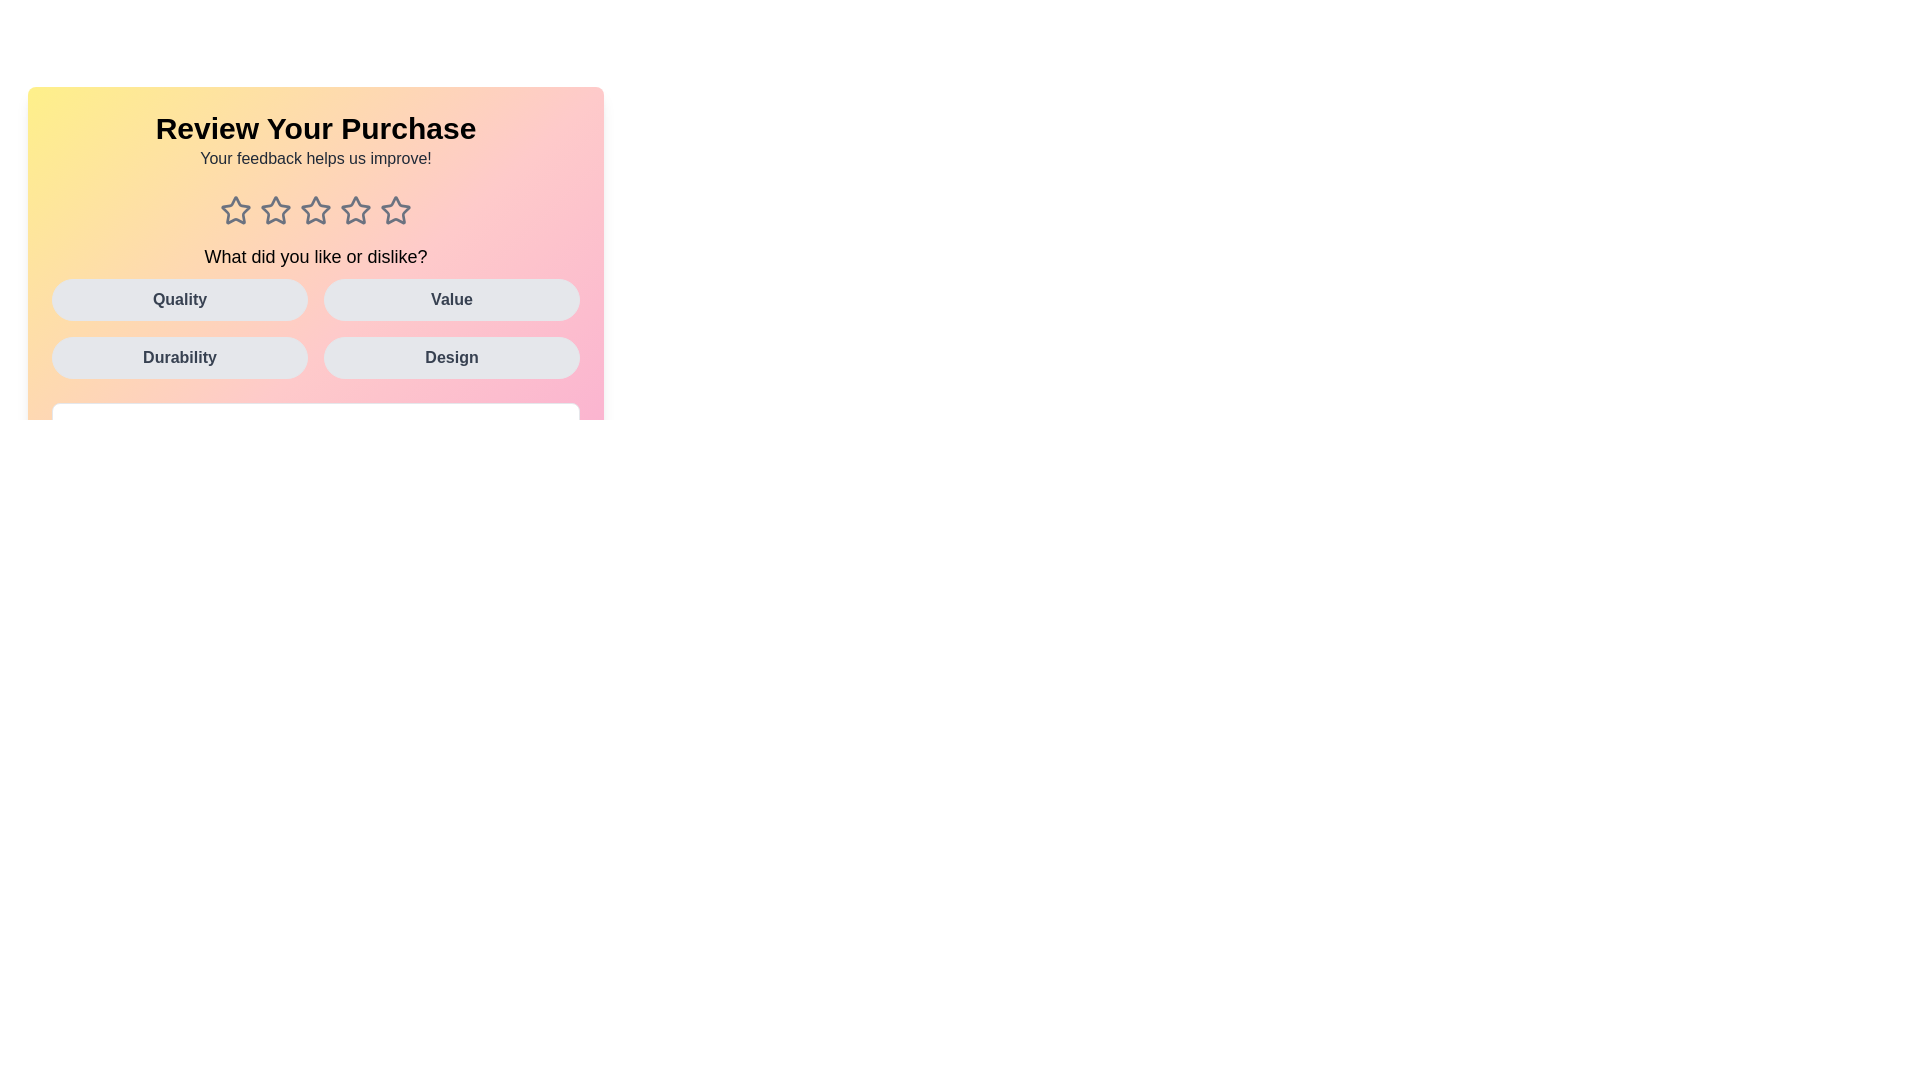 This screenshot has height=1080, width=1920. I want to click on the third interactive star icon, so click(355, 210).